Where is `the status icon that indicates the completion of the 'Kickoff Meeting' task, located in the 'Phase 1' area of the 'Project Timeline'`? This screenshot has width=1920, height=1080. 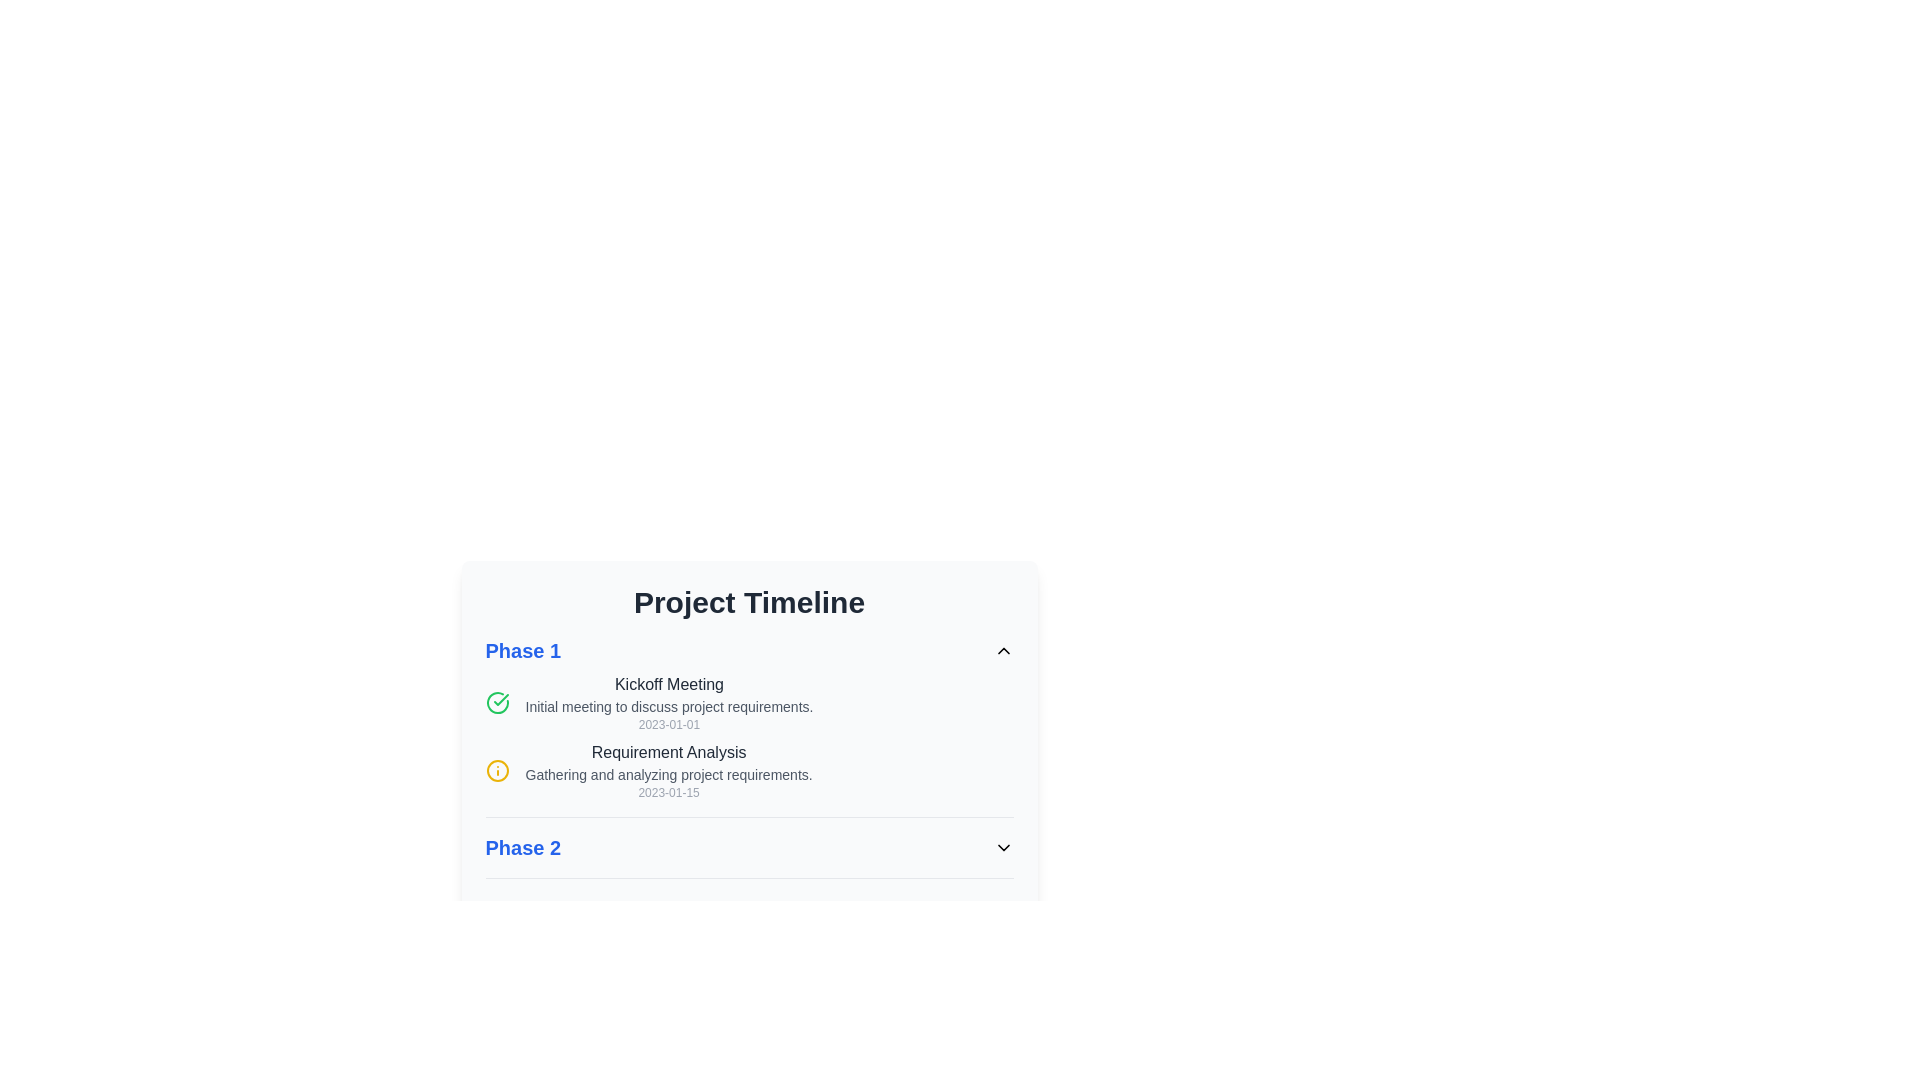
the status icon that indicates the completion of the 'Kickoff Meeting' task, located in the 'Phase 1' area of the 'Project Timeline' is located at coordinates (500, 698).